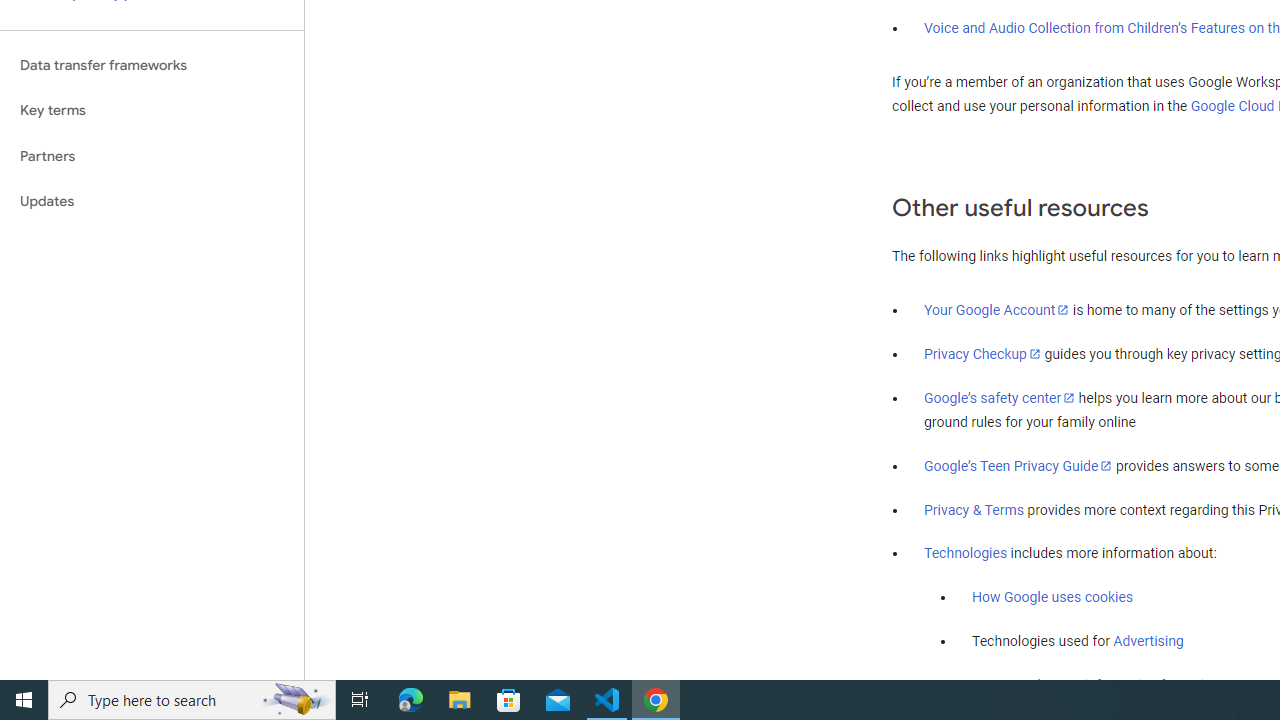  What do you see at coordinates (966, 554) in the screenshot?
I see `'Technologies'` at bounding box center [966, 554].